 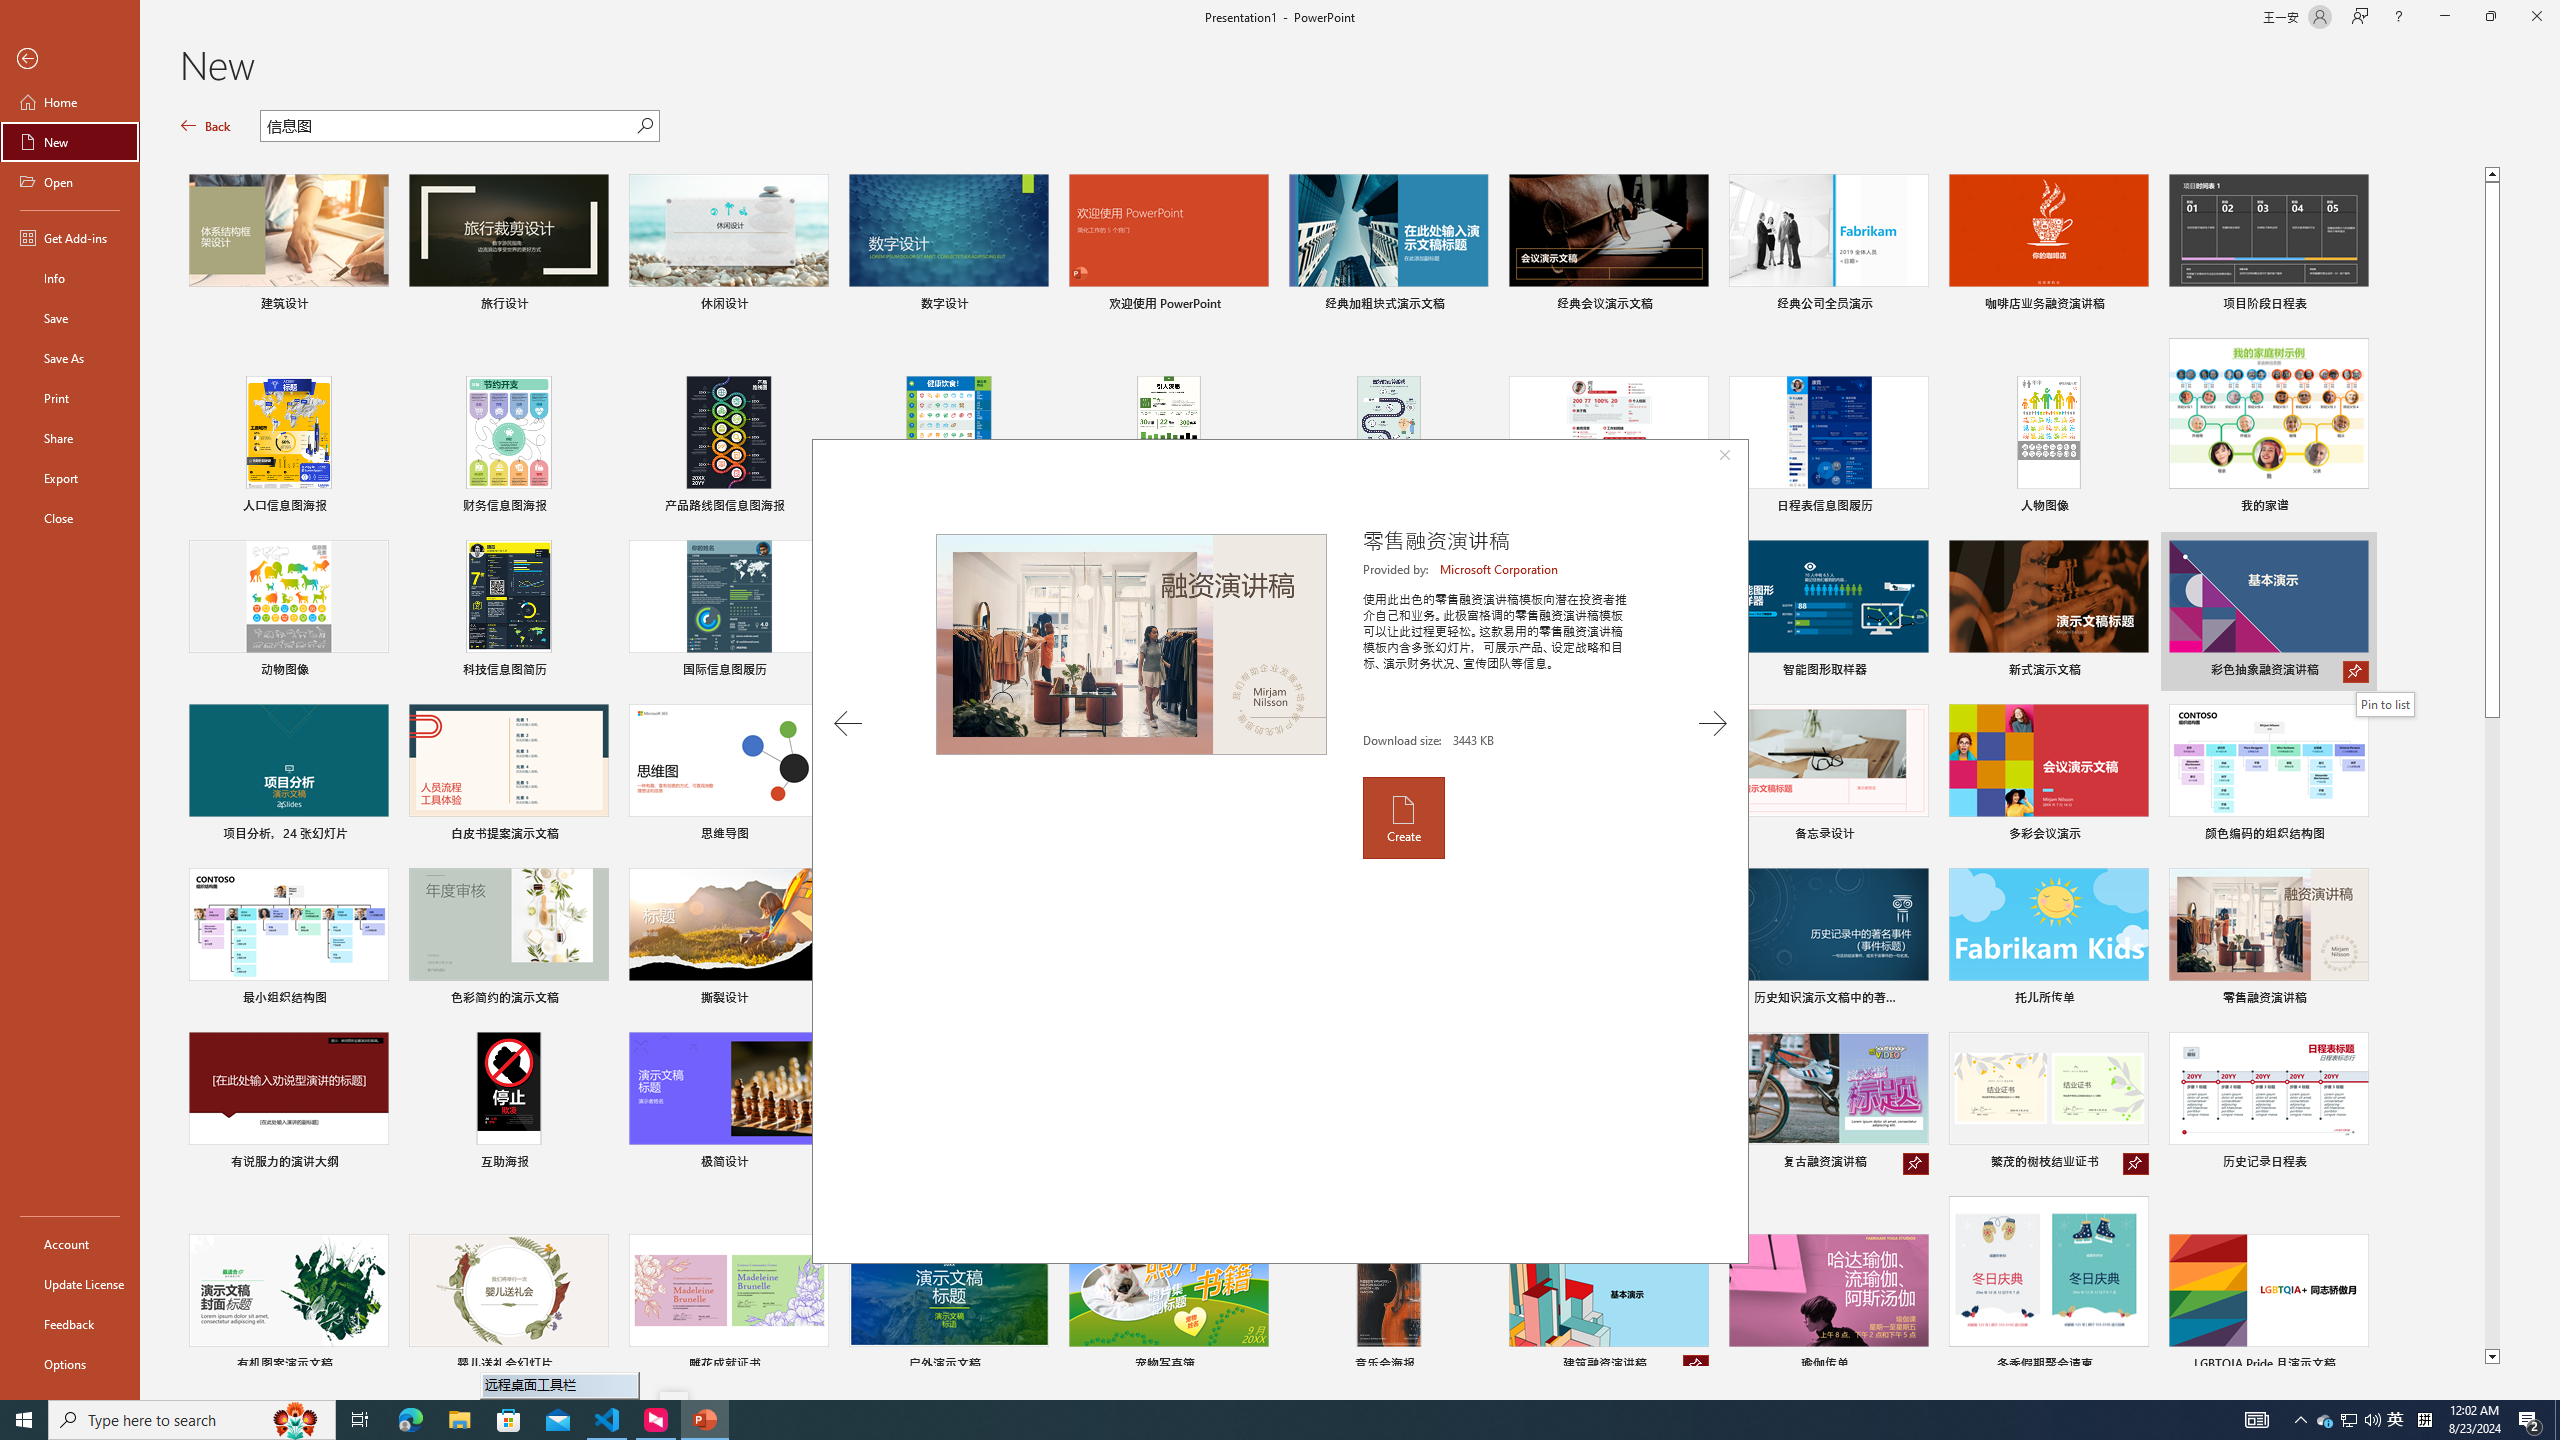 I want to click on 'Back', so click(x=207, y=125).